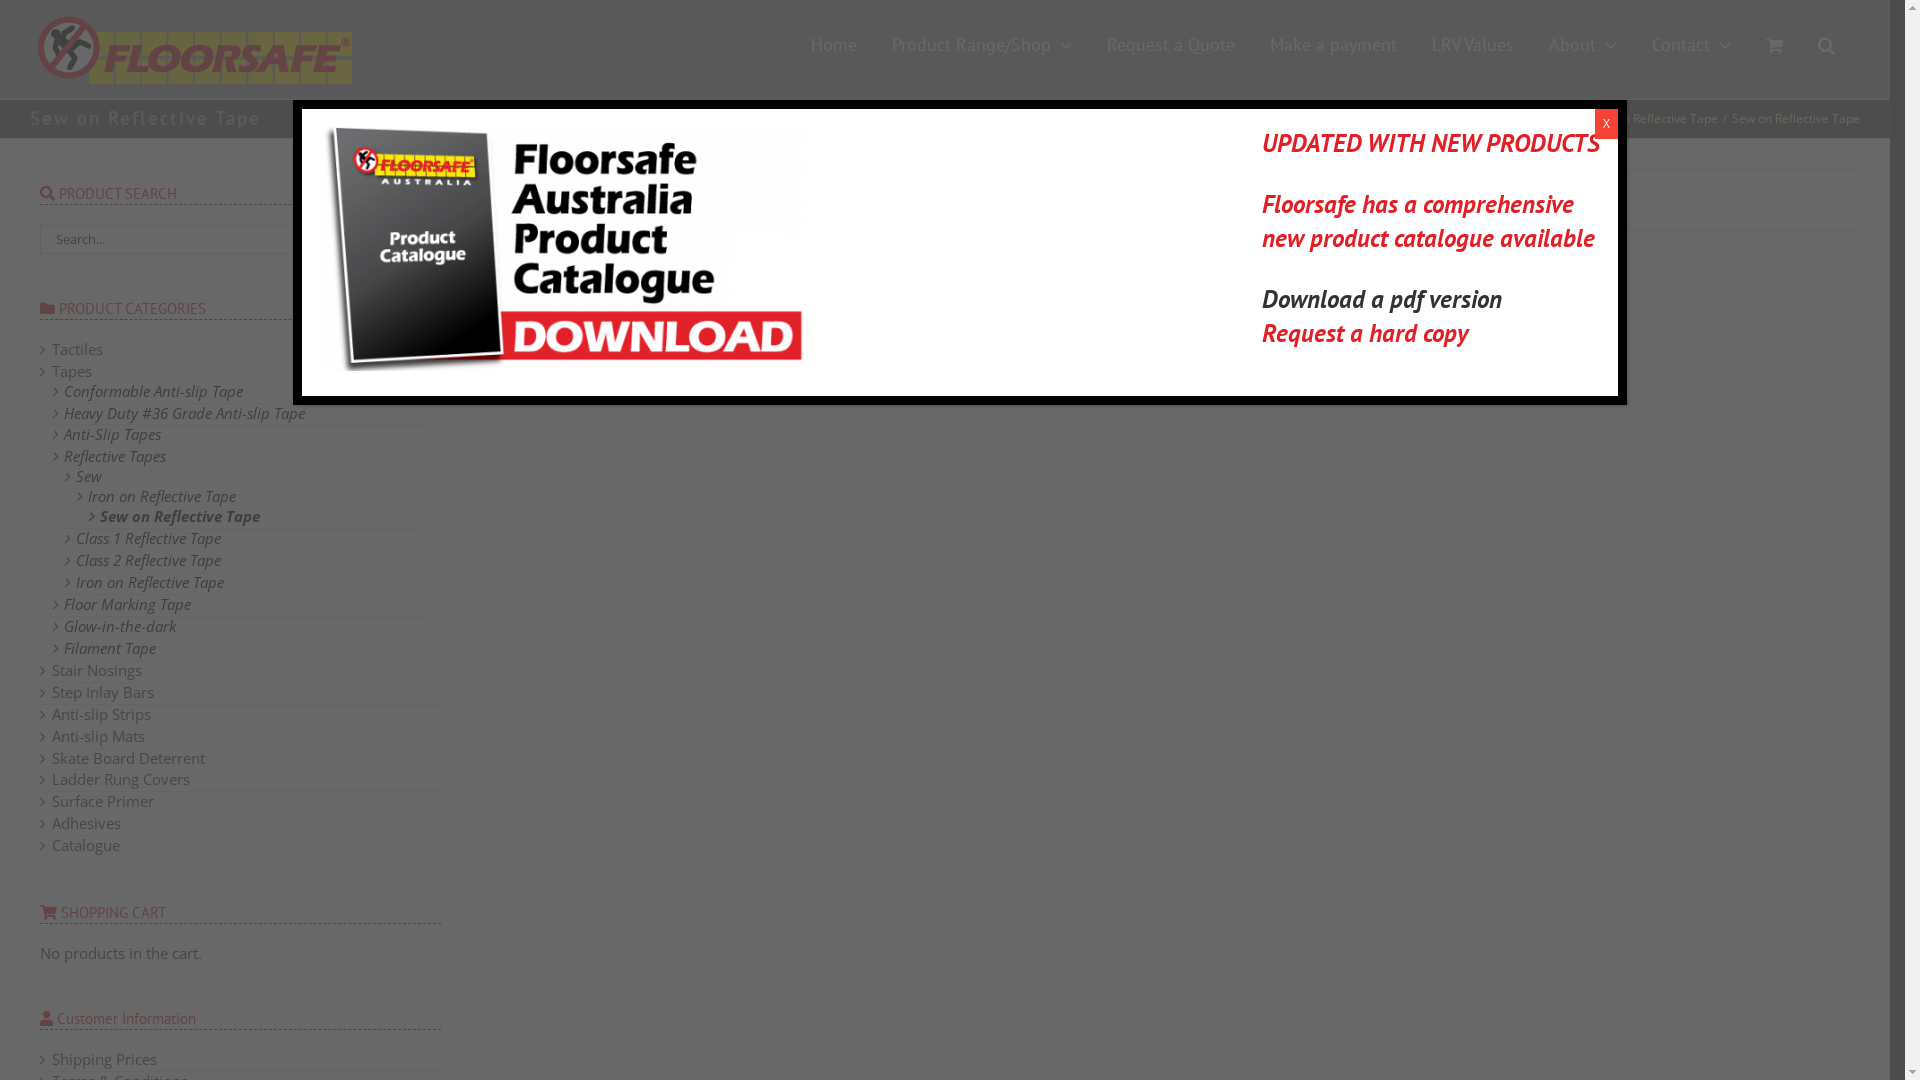 The image size is (1920, 1080). What do you see at coordinates (982, 45) in the screenshot?
I see `'Product Range/Shop'` at bounding box center [982, 45].